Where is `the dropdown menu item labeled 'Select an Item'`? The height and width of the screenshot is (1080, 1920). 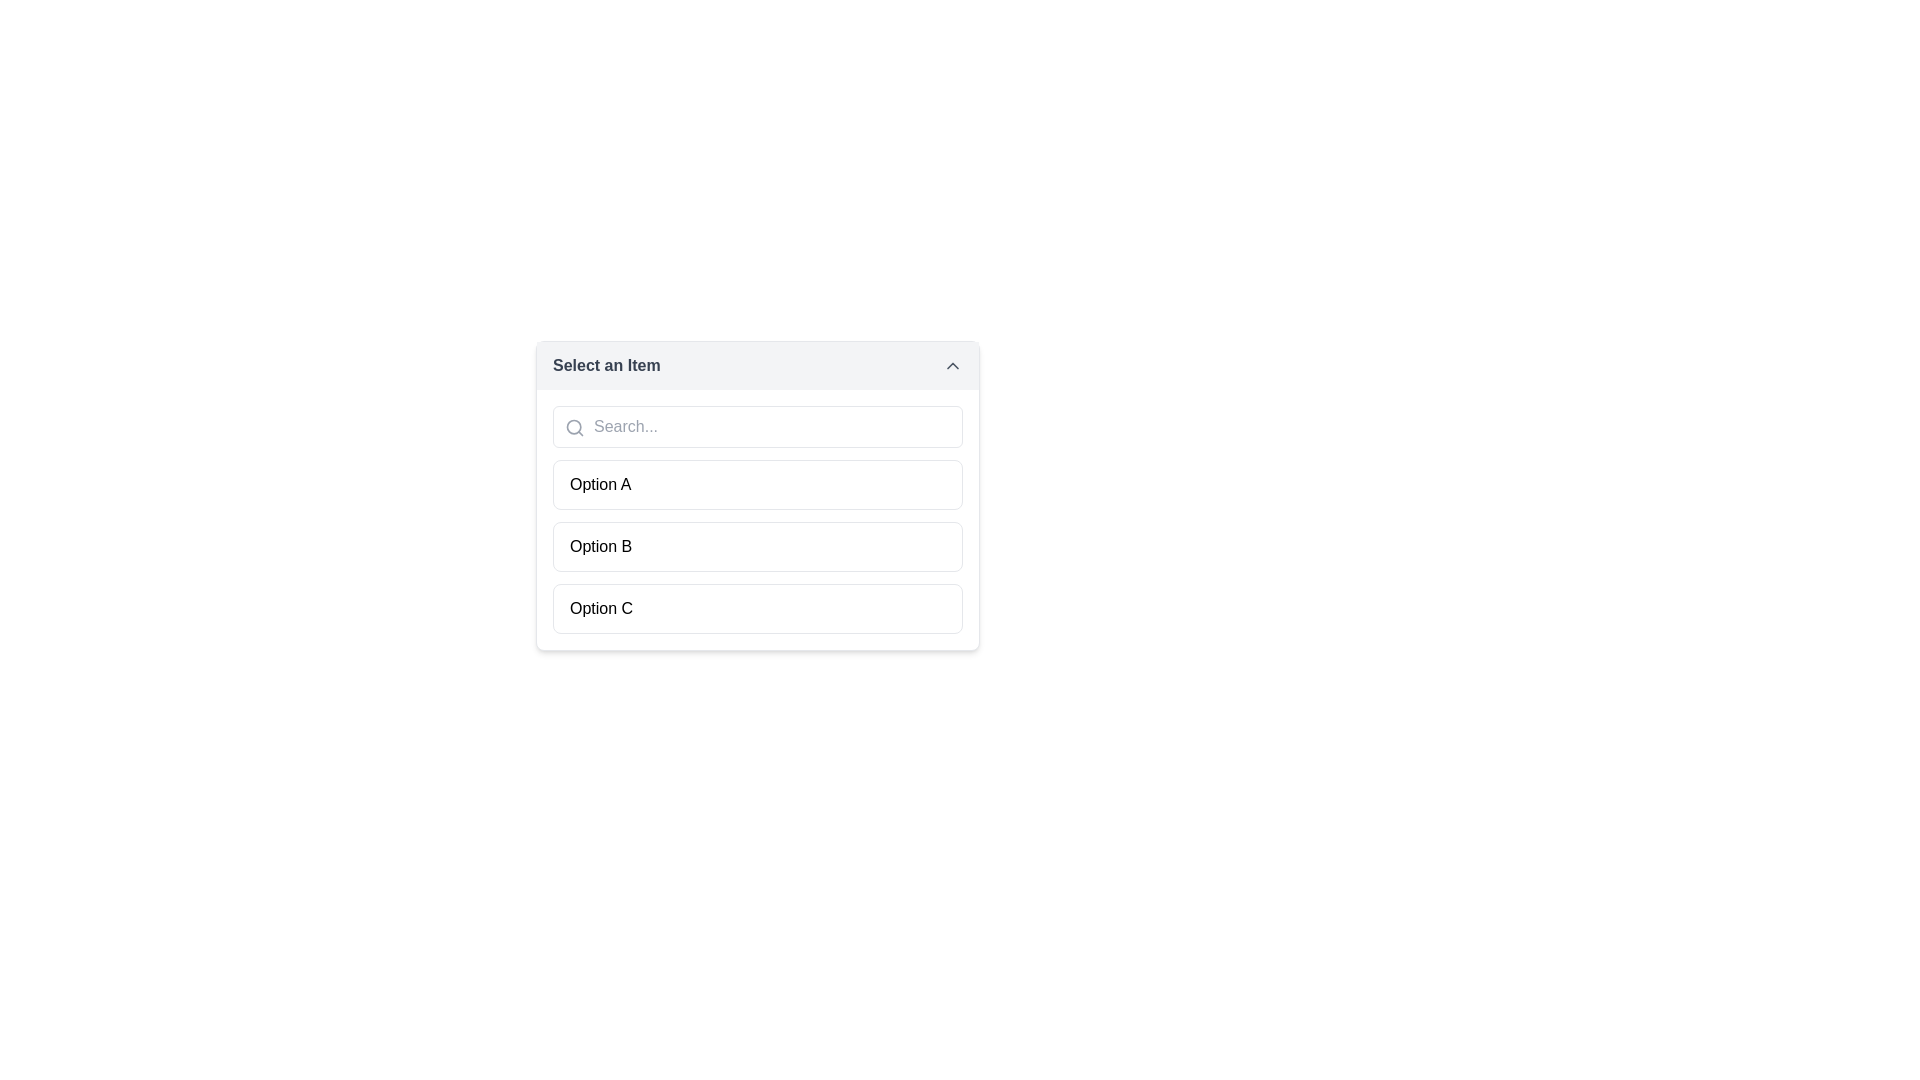 the dropdown menu item labeled 'Select an Item' is located at coordinates (757, 495).